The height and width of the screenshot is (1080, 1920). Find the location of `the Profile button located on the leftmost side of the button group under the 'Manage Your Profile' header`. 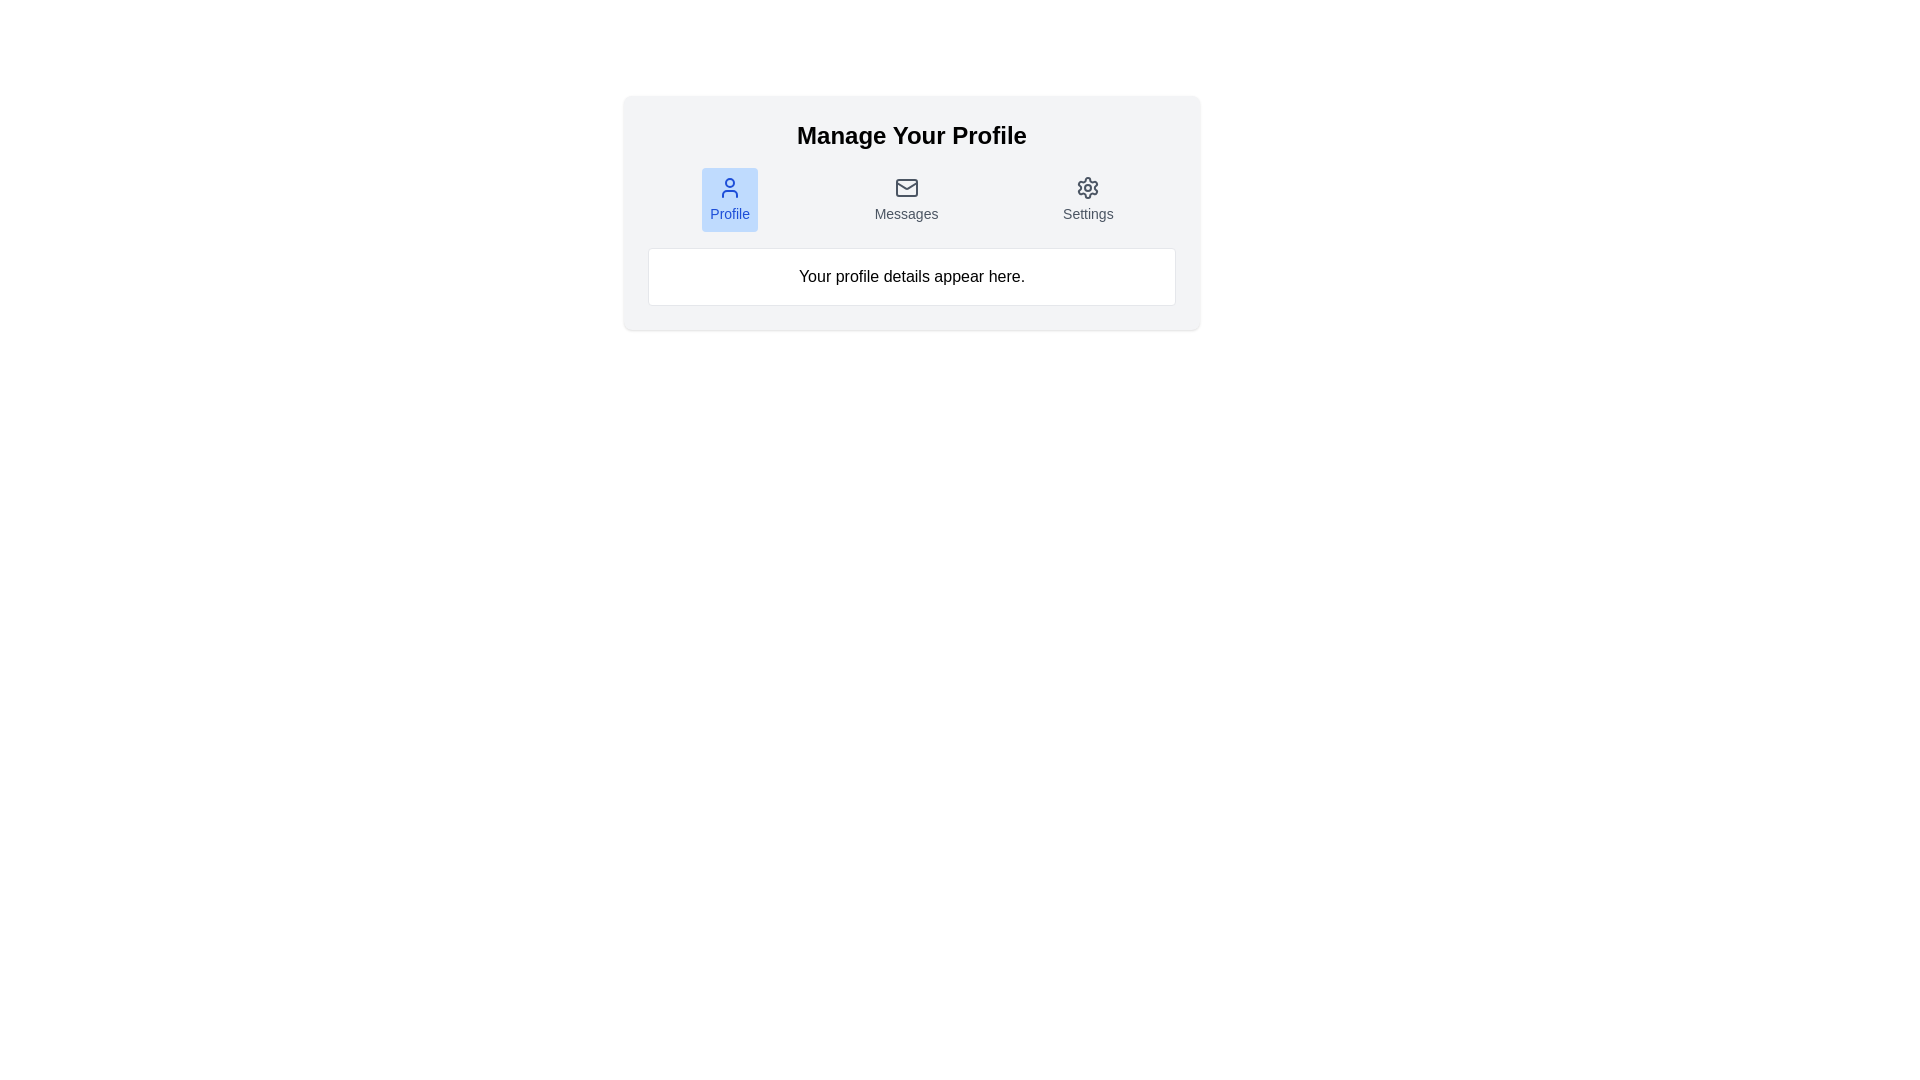

the Profile button located on the leftmost side of the button group under the 'Manage Your Profile' header is located at coordinates (729, 188).